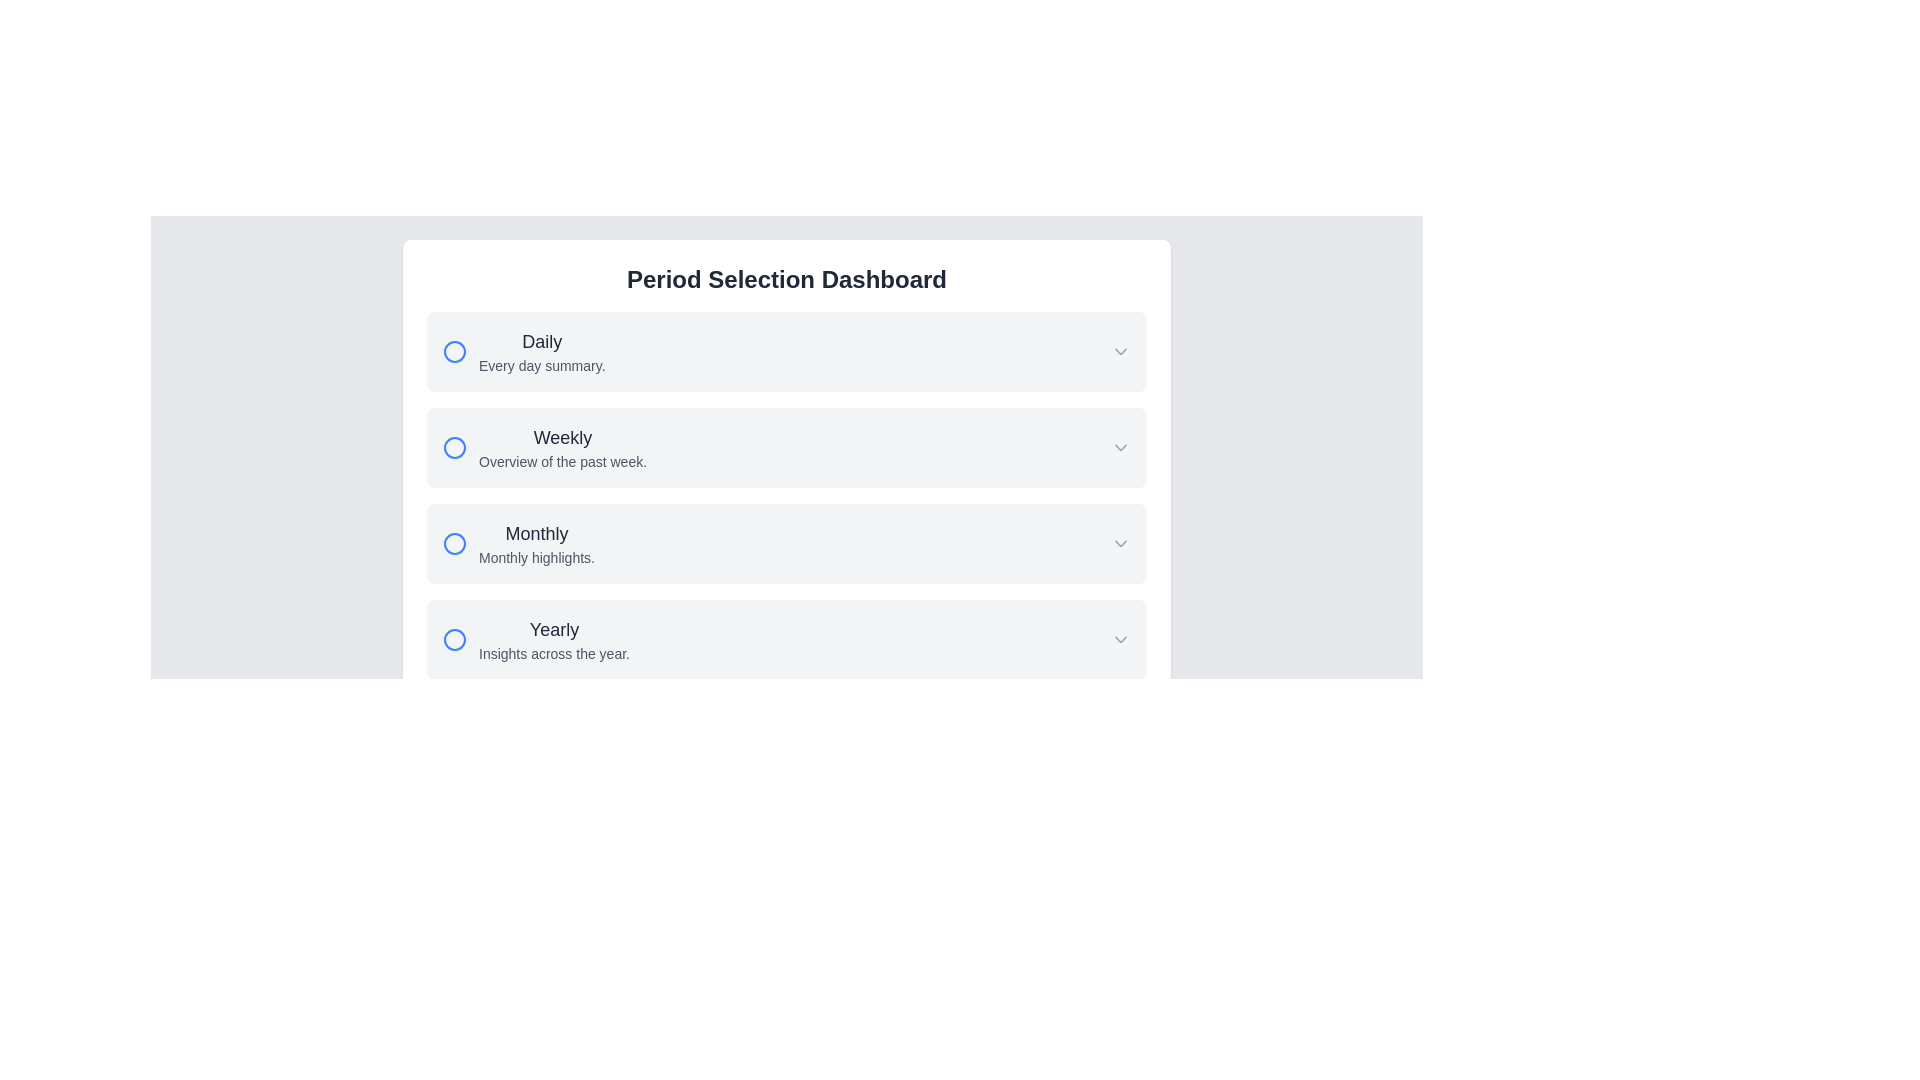  What do you see at coordinates (545, 446) in the screenshot?
I see `the radio button for the 'Weekly' period option, which is the second in a vertical list of selectable options` at bounding box center [545, 446].